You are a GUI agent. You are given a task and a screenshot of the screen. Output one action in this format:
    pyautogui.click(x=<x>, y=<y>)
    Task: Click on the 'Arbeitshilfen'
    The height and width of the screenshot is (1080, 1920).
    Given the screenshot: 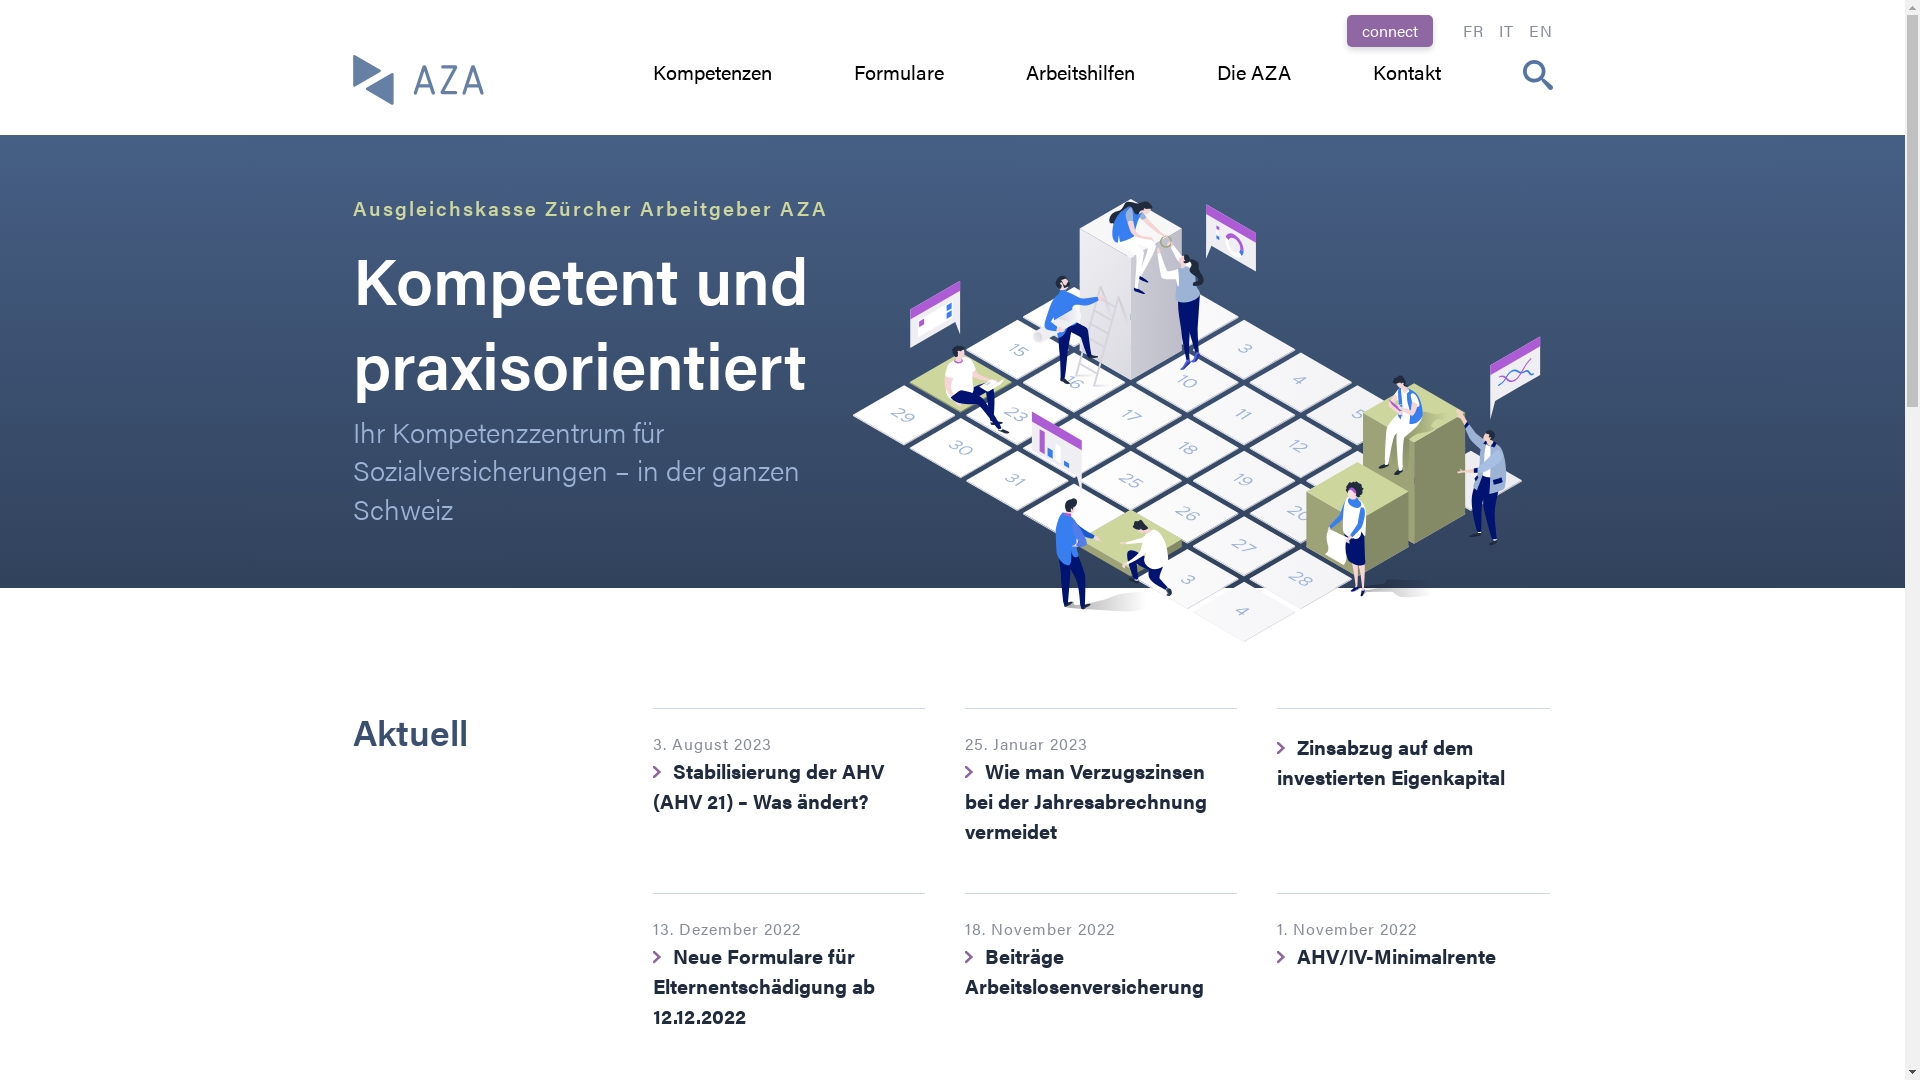 What is the action you would take?
    pyautogui.click(x=1079, y=71)
    